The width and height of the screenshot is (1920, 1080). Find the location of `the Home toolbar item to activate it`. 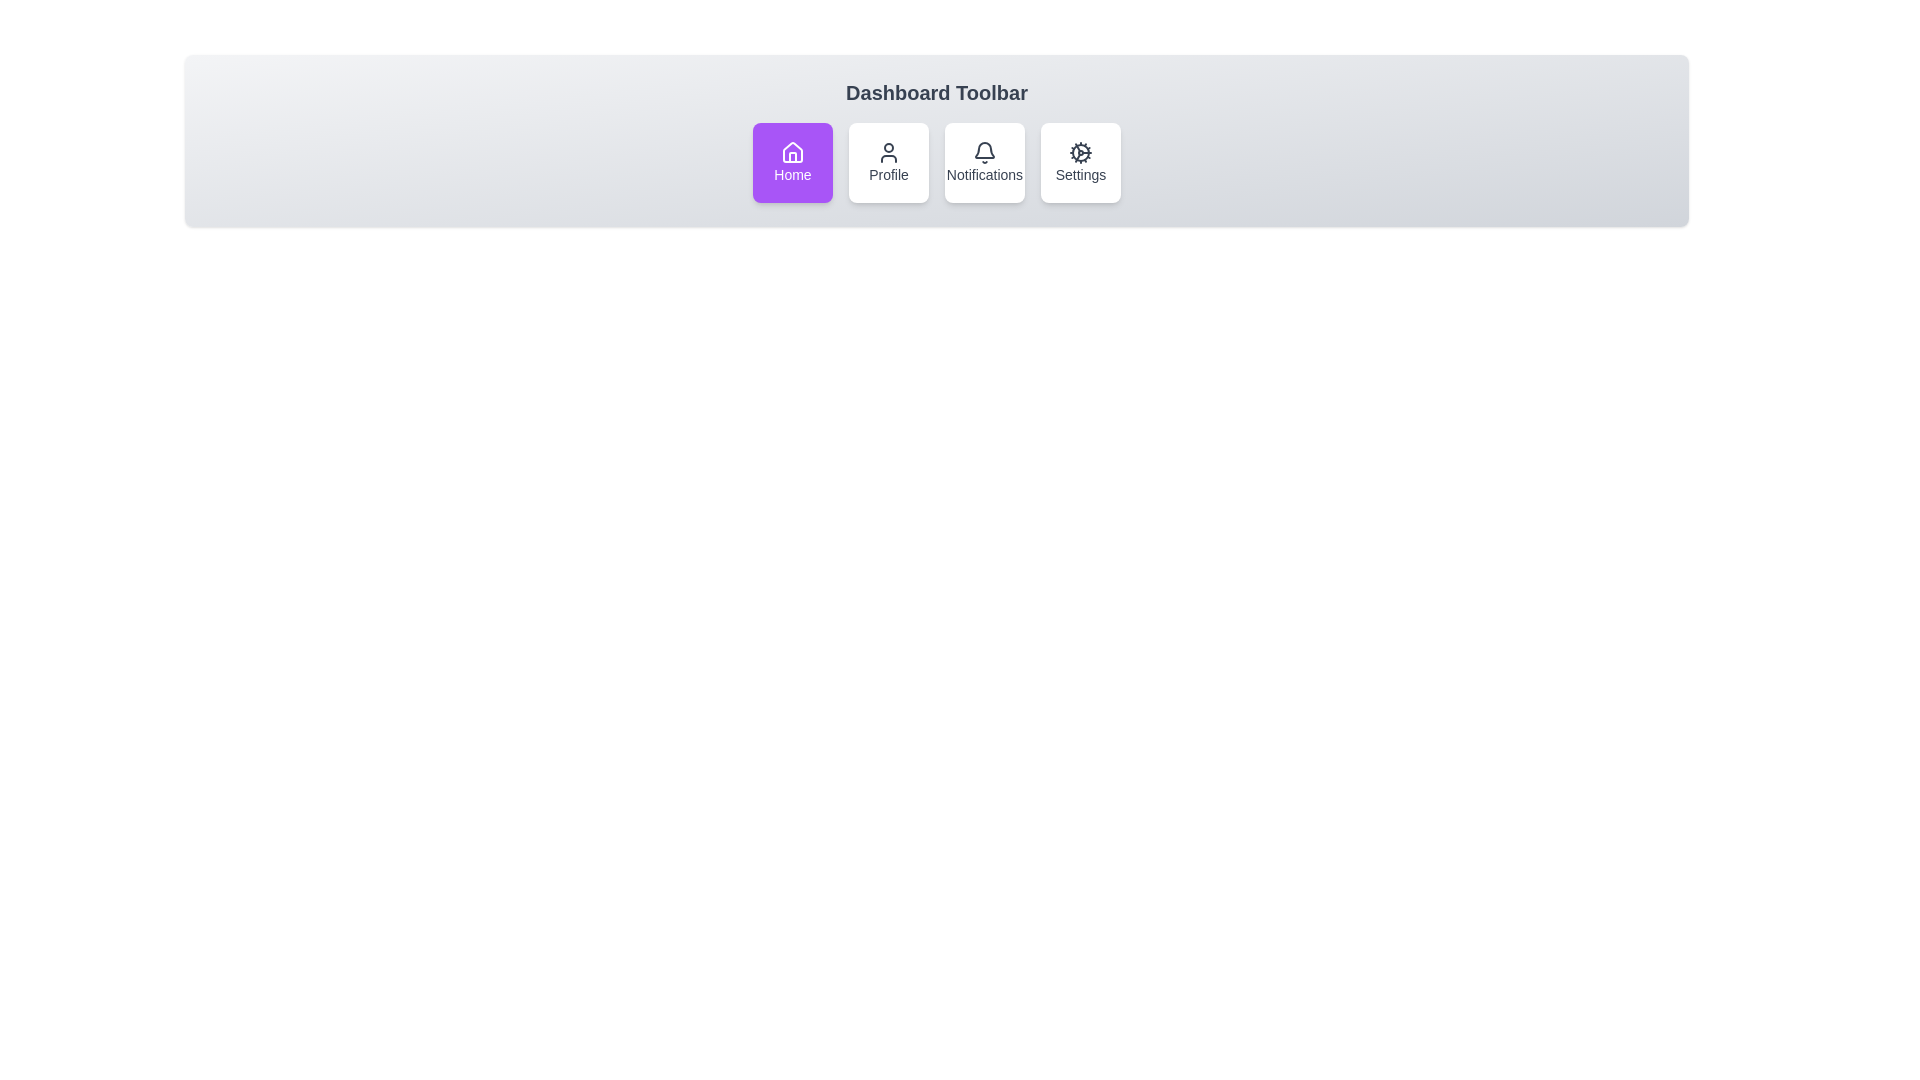

the Home toolbar item to activate it is located at coordinates (791, 161).